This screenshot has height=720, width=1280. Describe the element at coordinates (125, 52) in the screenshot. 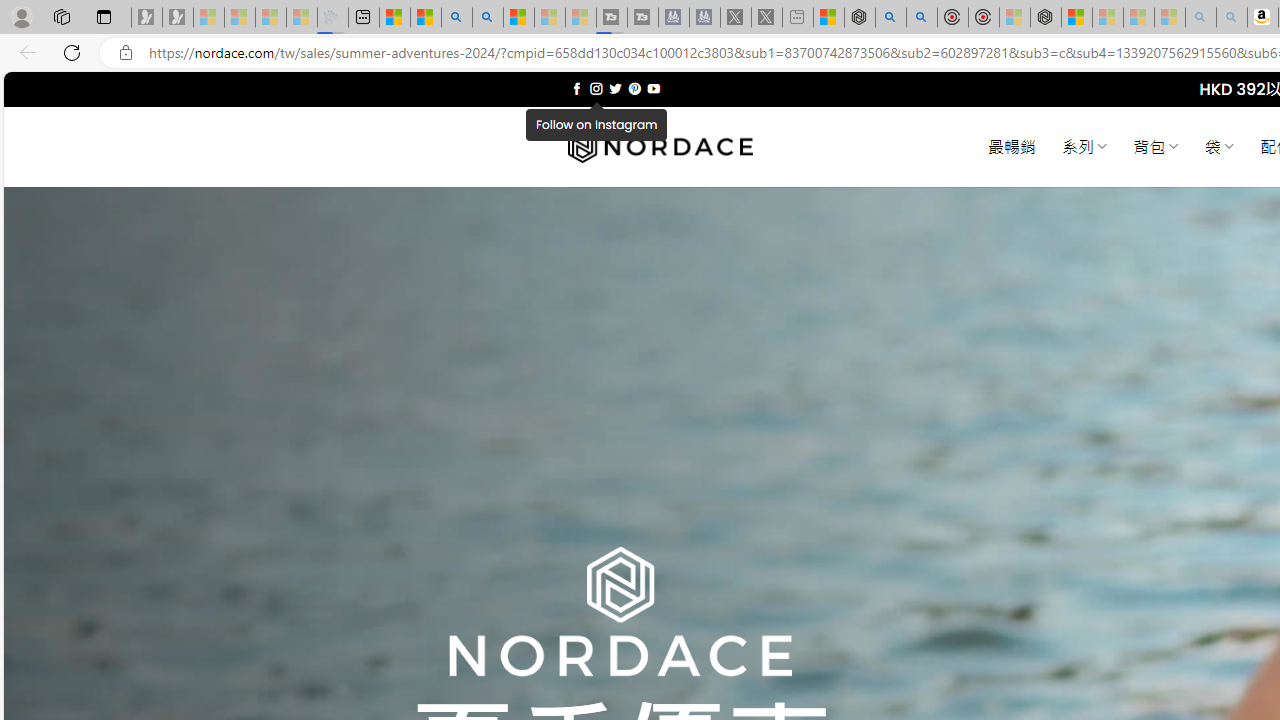

I see `'View site information'` at that location.